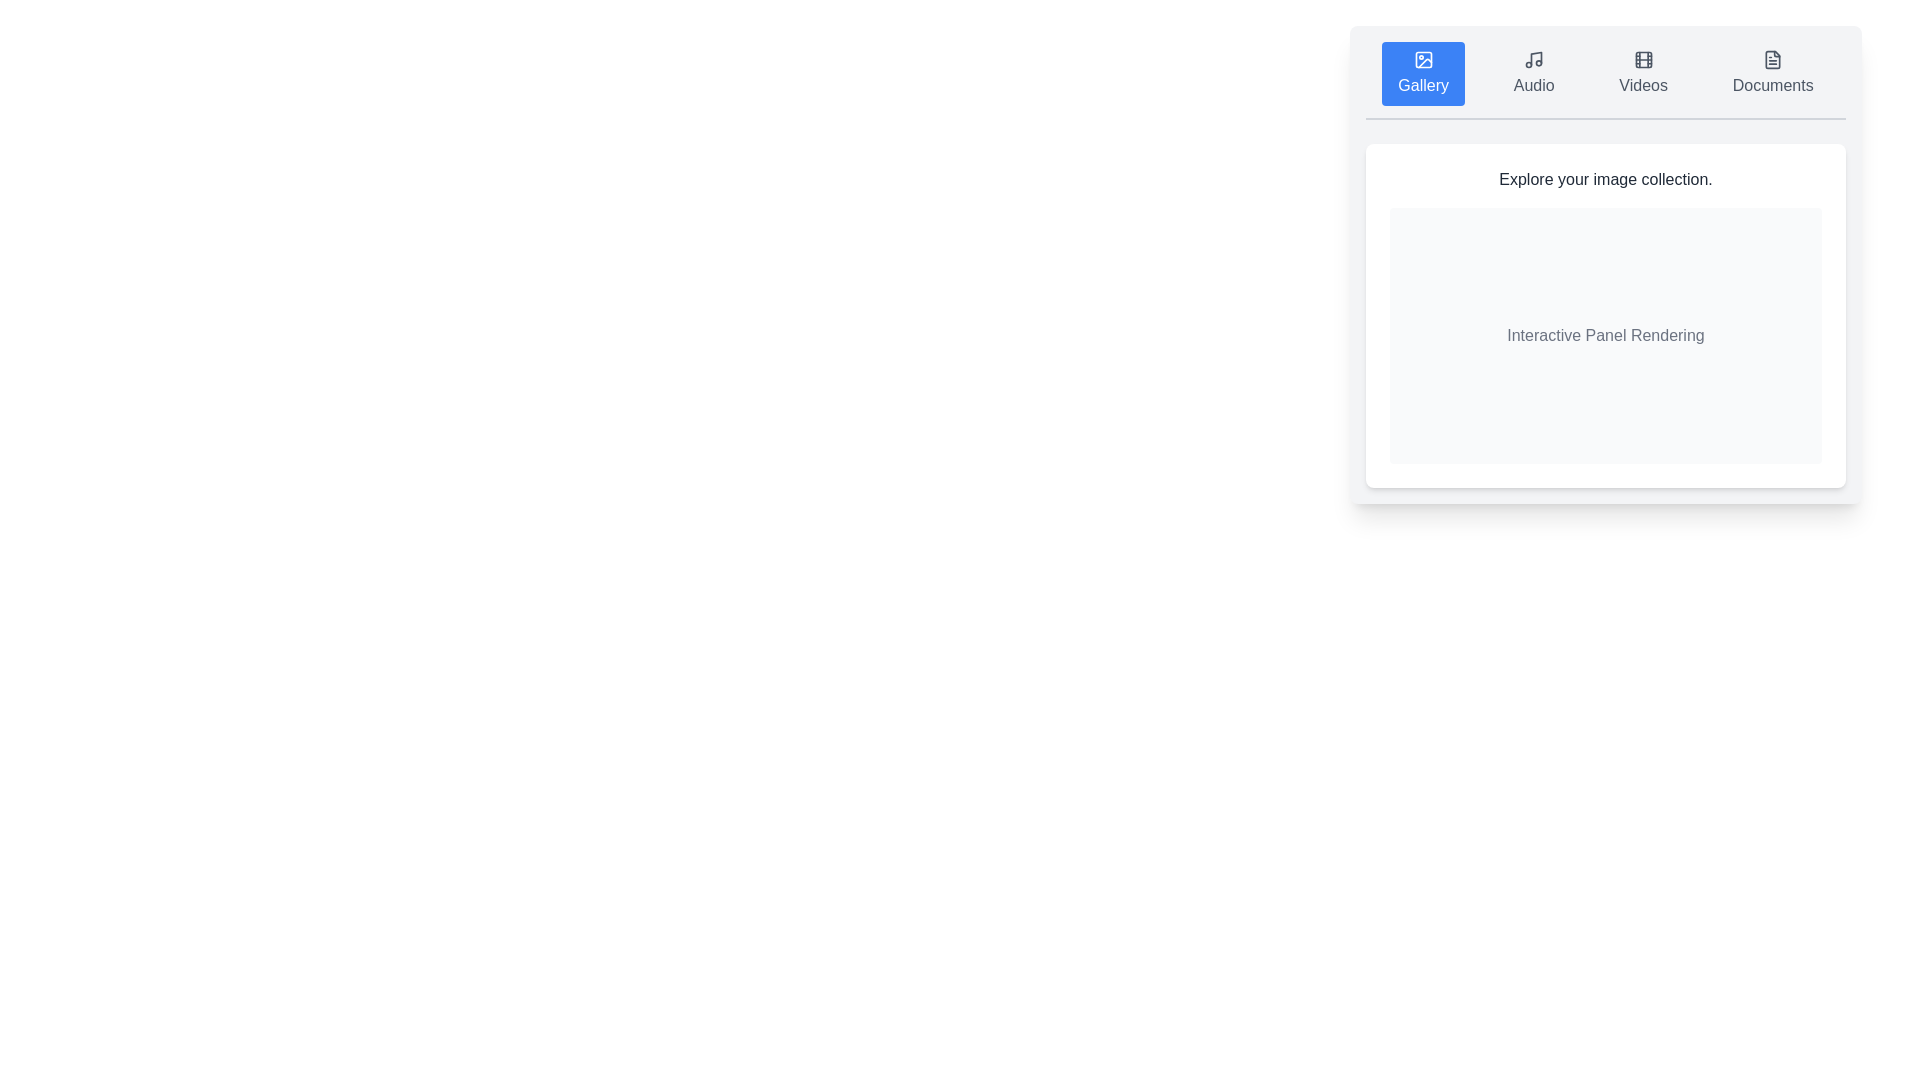  Describe the element at coordinates (1773, 72) in the screenshot. I see `the 'Documents' tab to view text files` at that location.